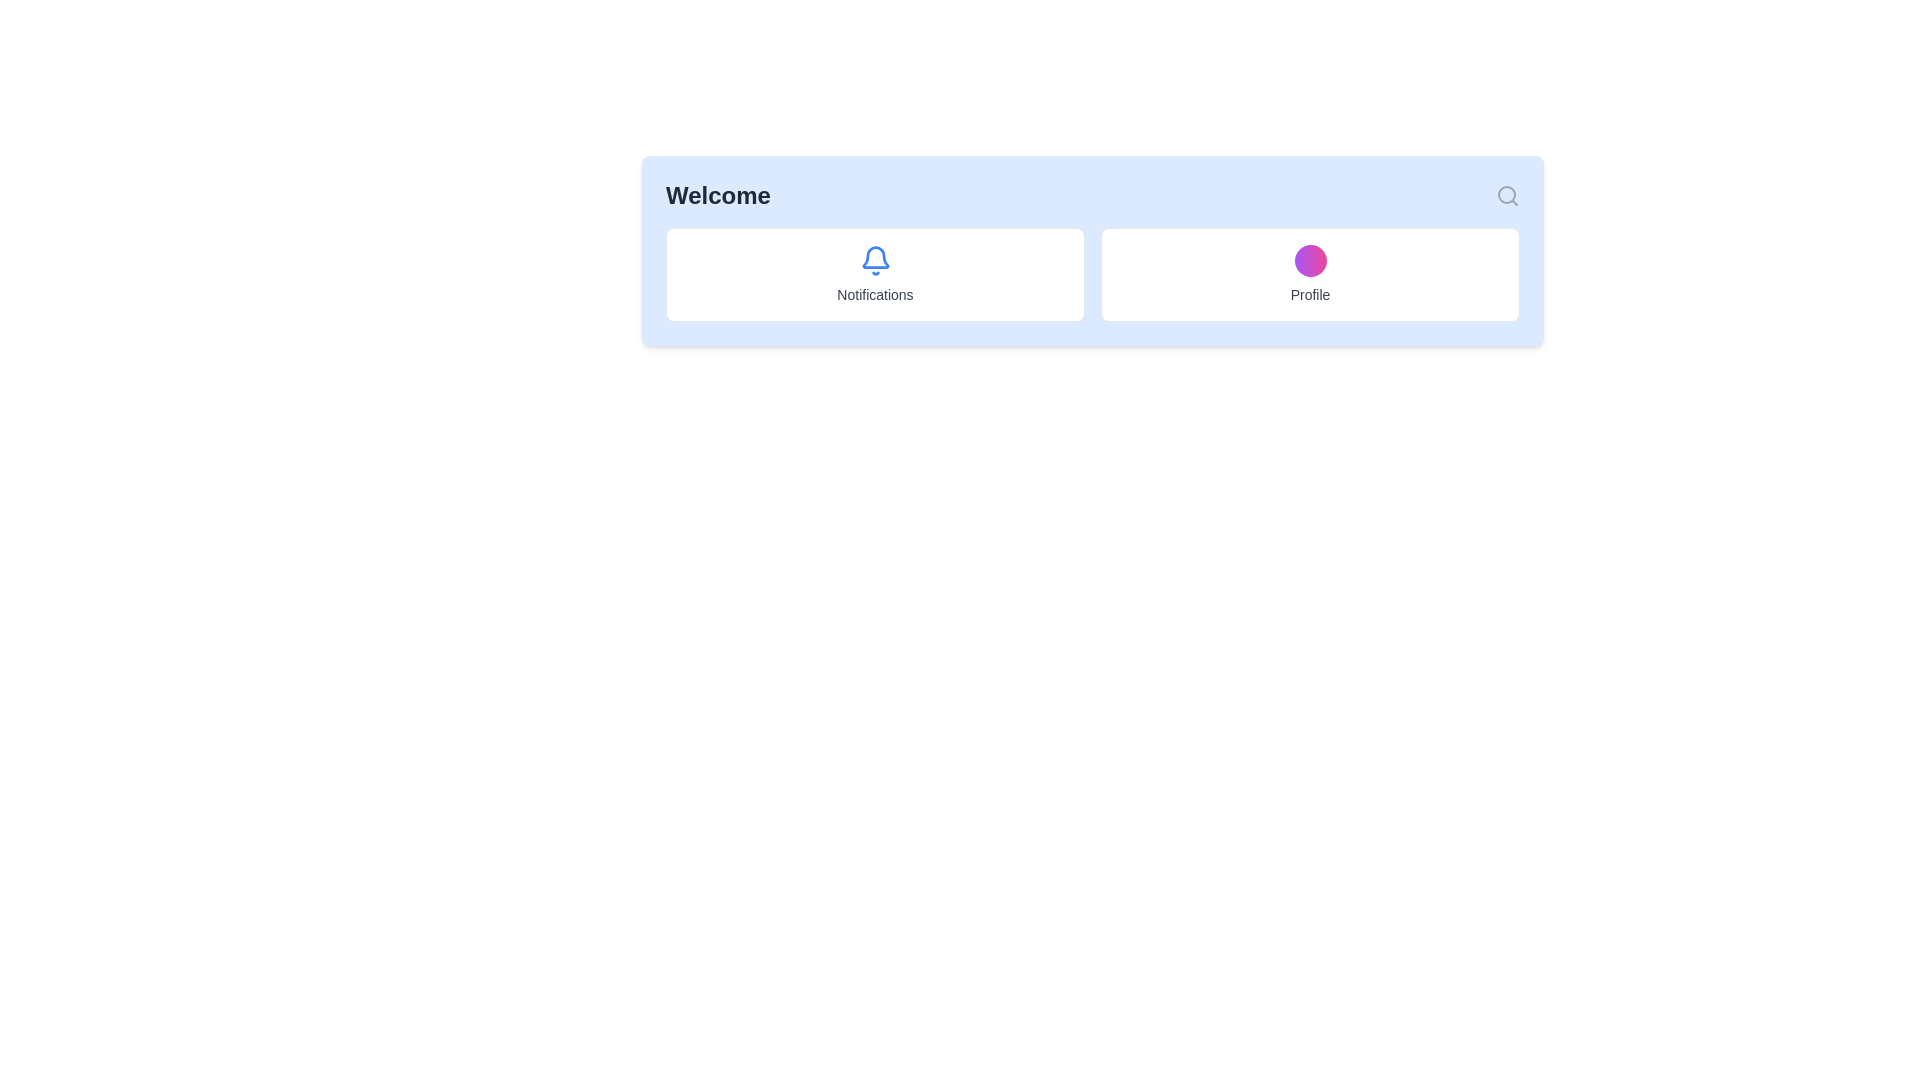 This screenshot has width=1920, height=1080. I want to click on the 'Profile' button, which is a rectangular card with a white background and a gradient purple-to-pink circular shape at the top center, to potentially see a tooltip, so click(1310, 274).